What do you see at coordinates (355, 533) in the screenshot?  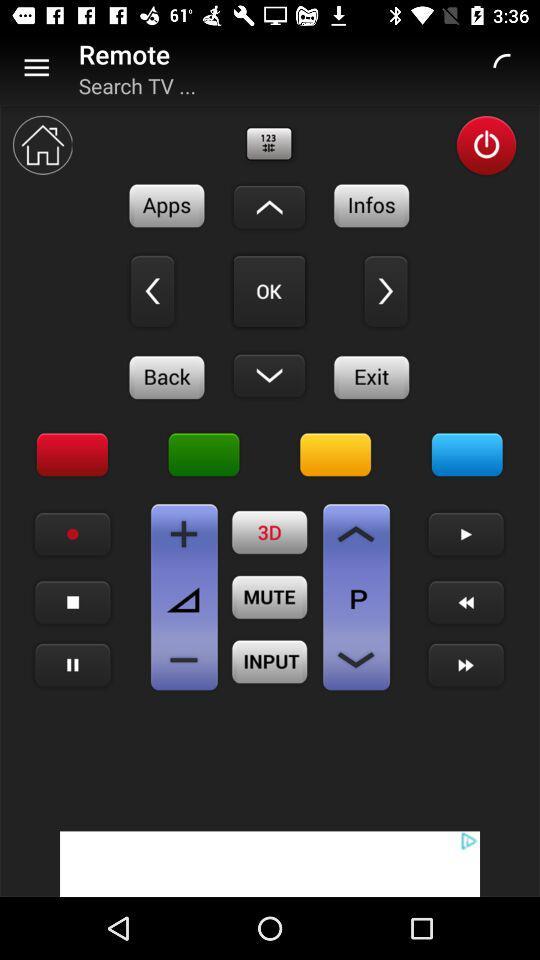 I see `the expand_less icon` at bounding box center [355, 533].